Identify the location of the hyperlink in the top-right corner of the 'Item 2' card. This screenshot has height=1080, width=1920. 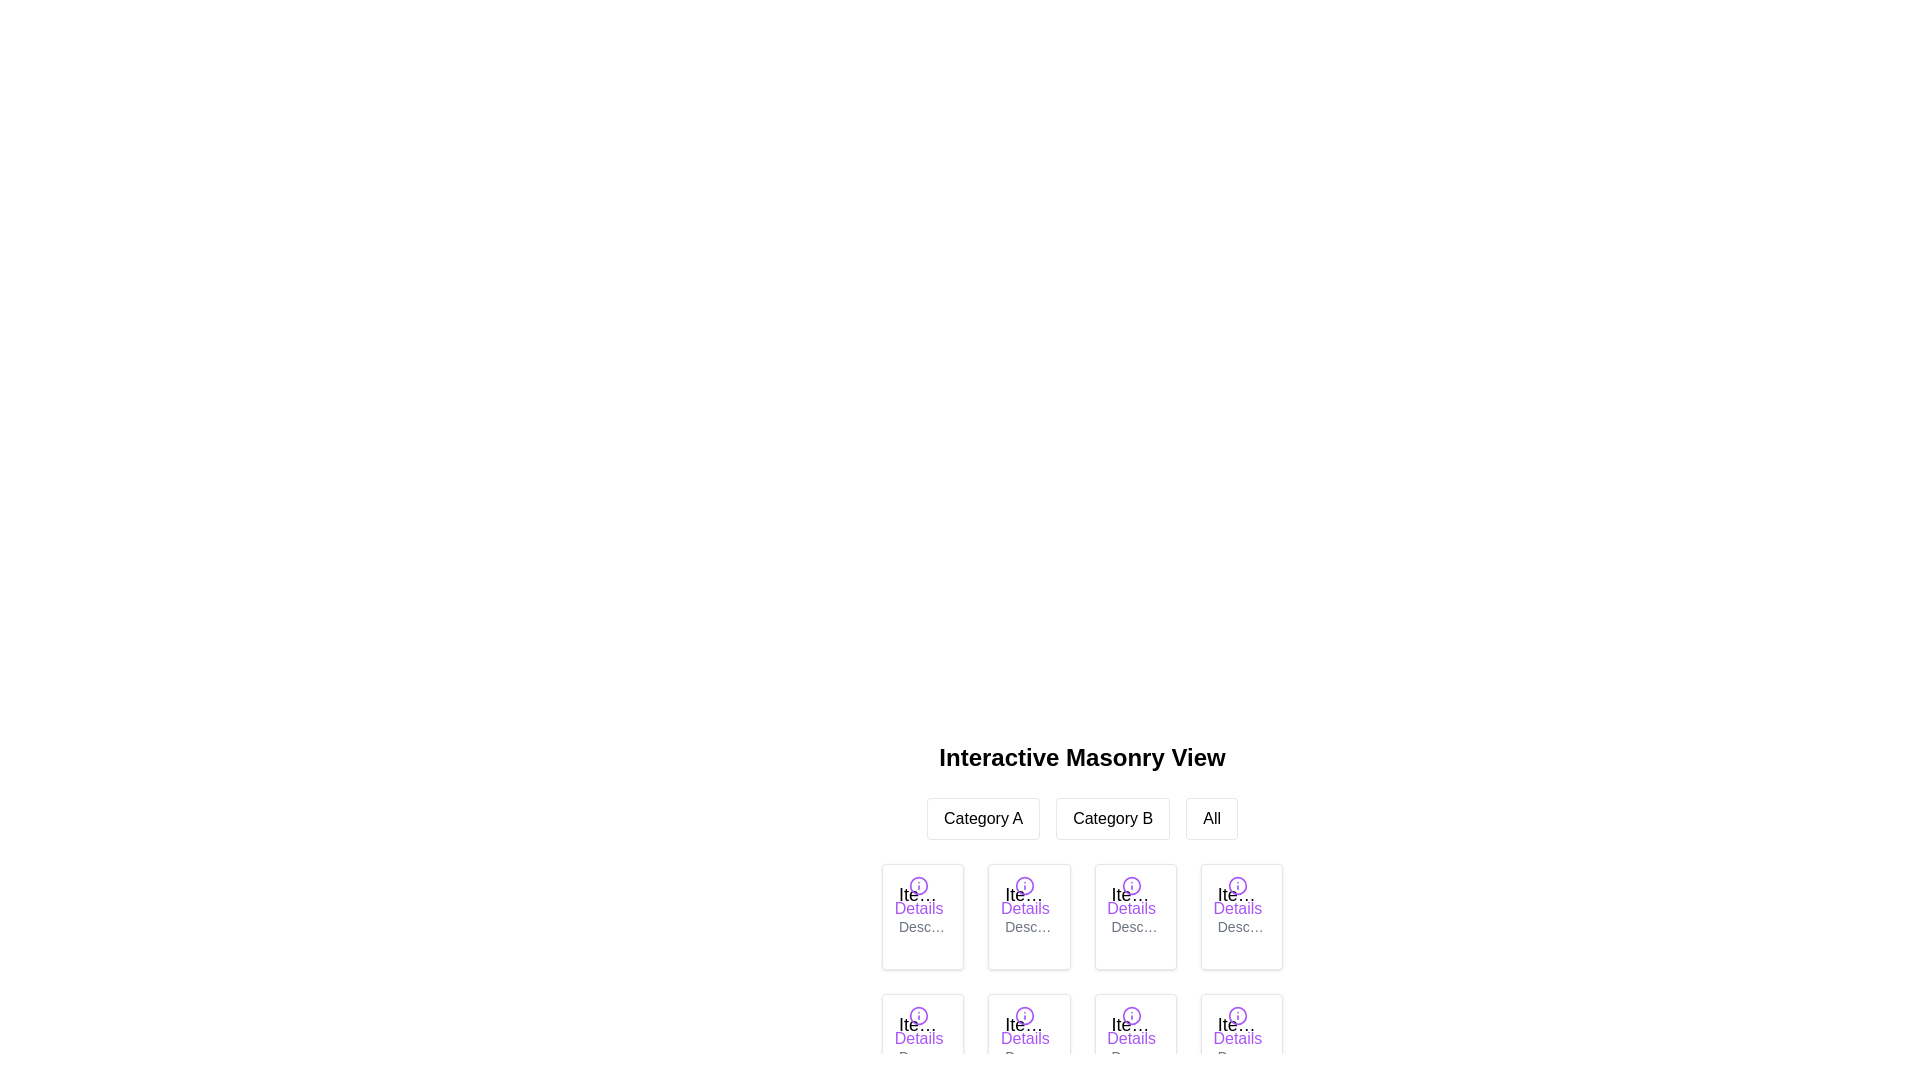
(1025, 896).